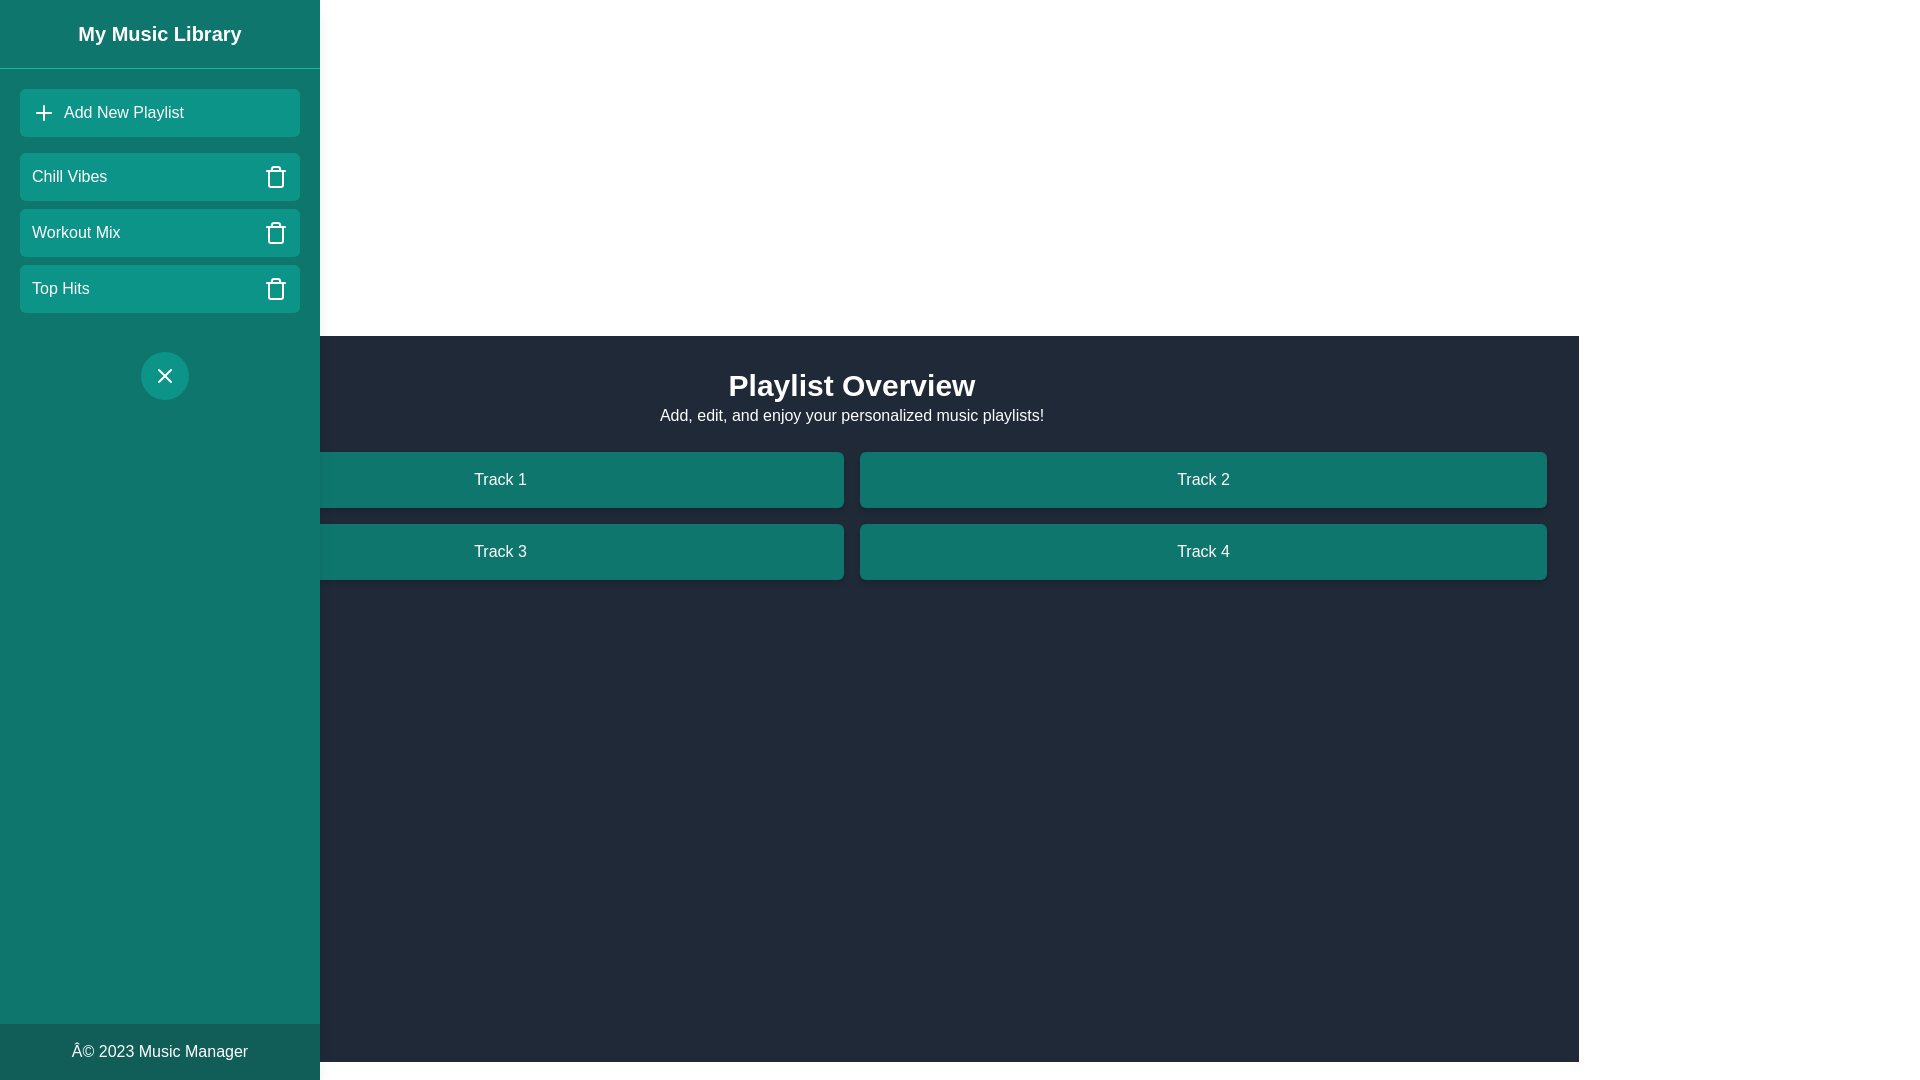 This screenshot has width=1920, height=1080. I want to click on the 'Workout Mix' text label in the playlist sidebar, so click(76, 231).